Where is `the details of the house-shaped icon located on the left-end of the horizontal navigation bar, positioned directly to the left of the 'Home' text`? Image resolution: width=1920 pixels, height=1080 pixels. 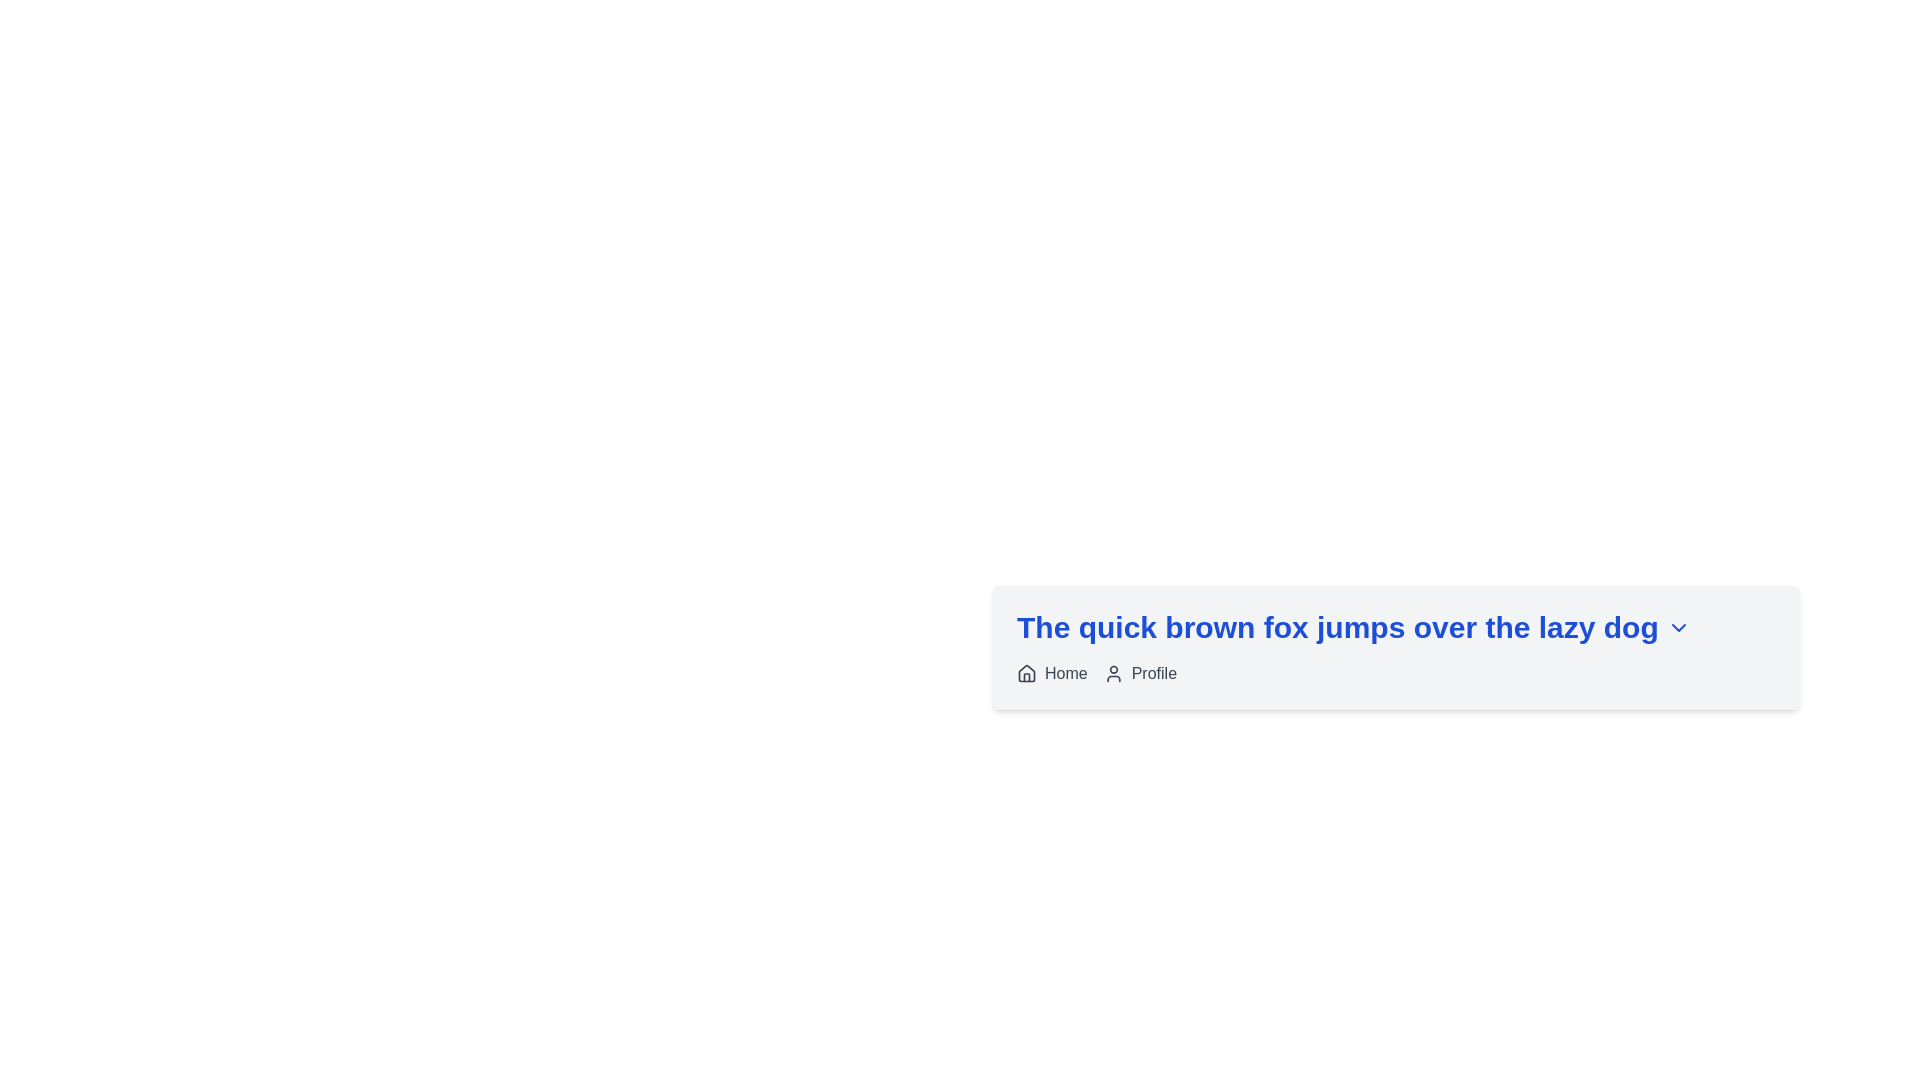
the details of the house-shaped icon located on the left-end of the horizontal navigation bar, positioned directly to the left of the 'Home' text is located at coordinates (1027, 672).